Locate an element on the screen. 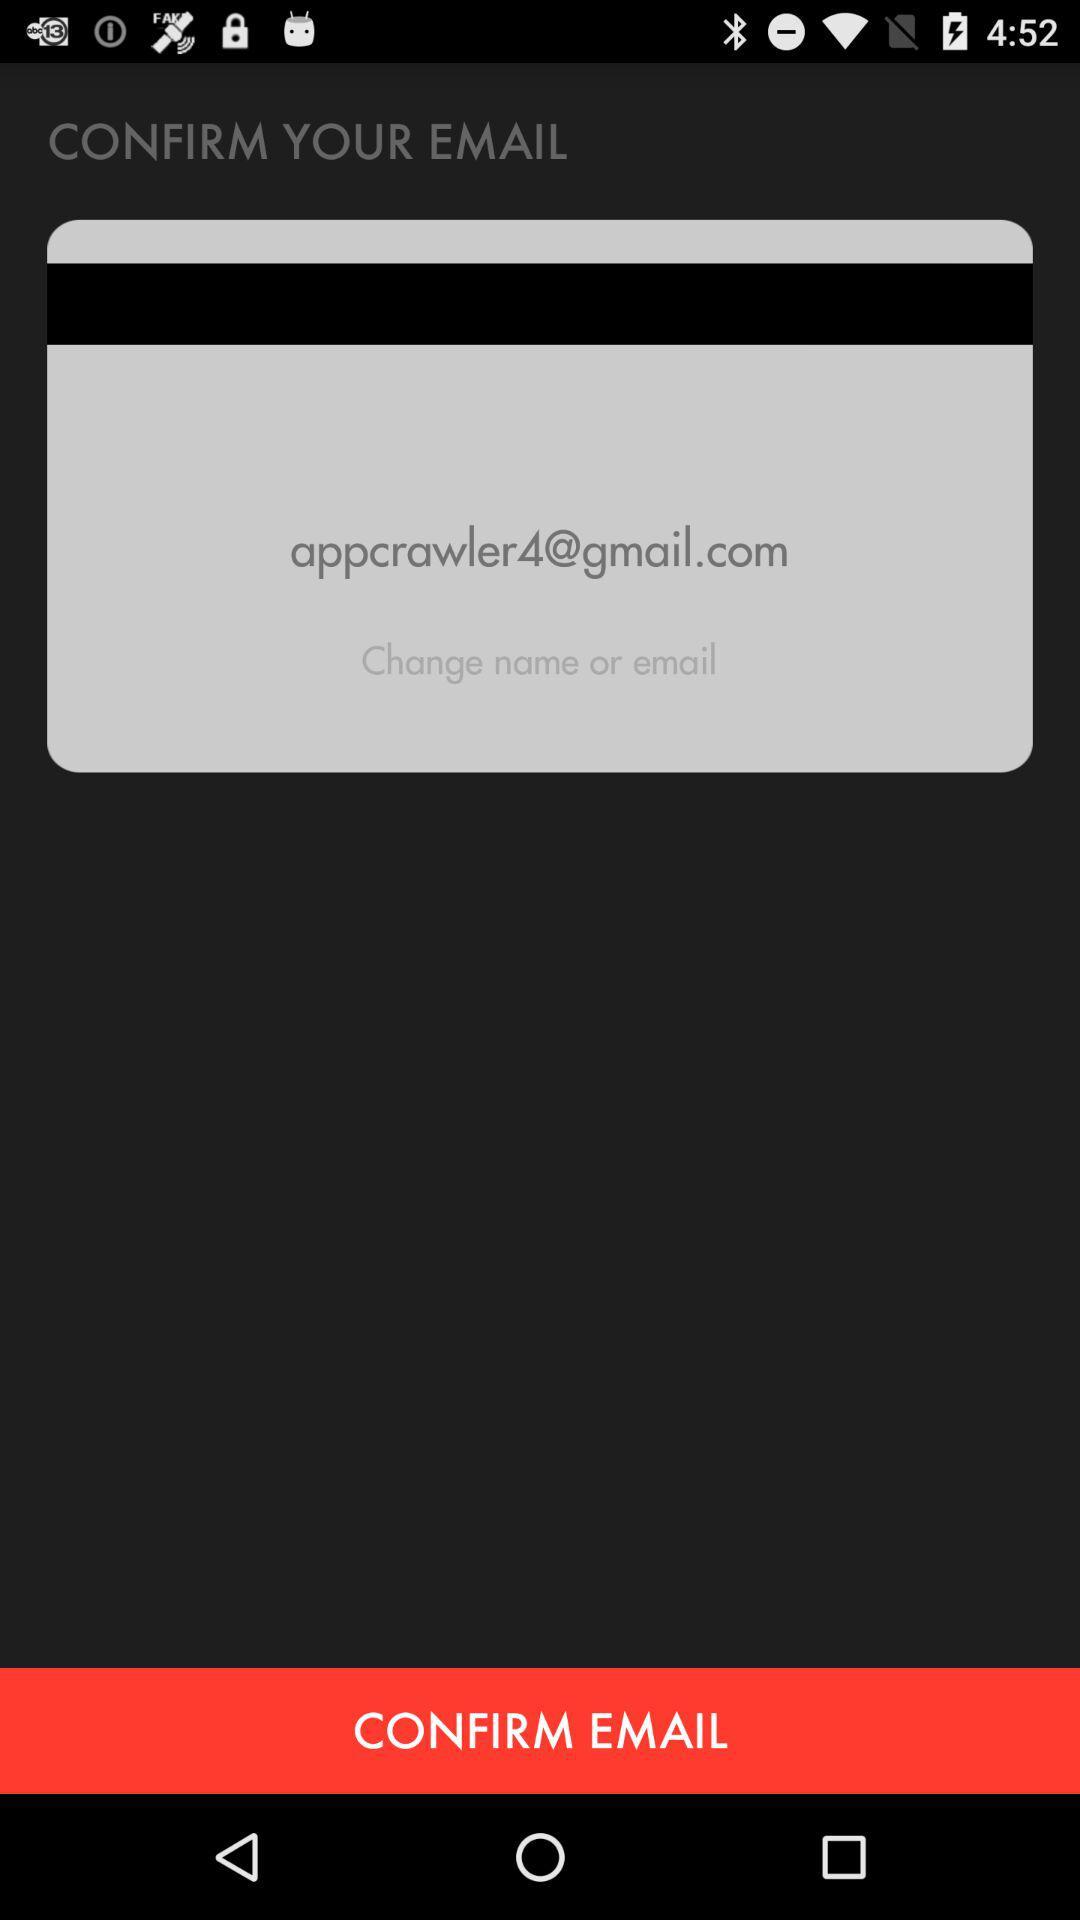  change name or item is located at coordinates (538, 660).